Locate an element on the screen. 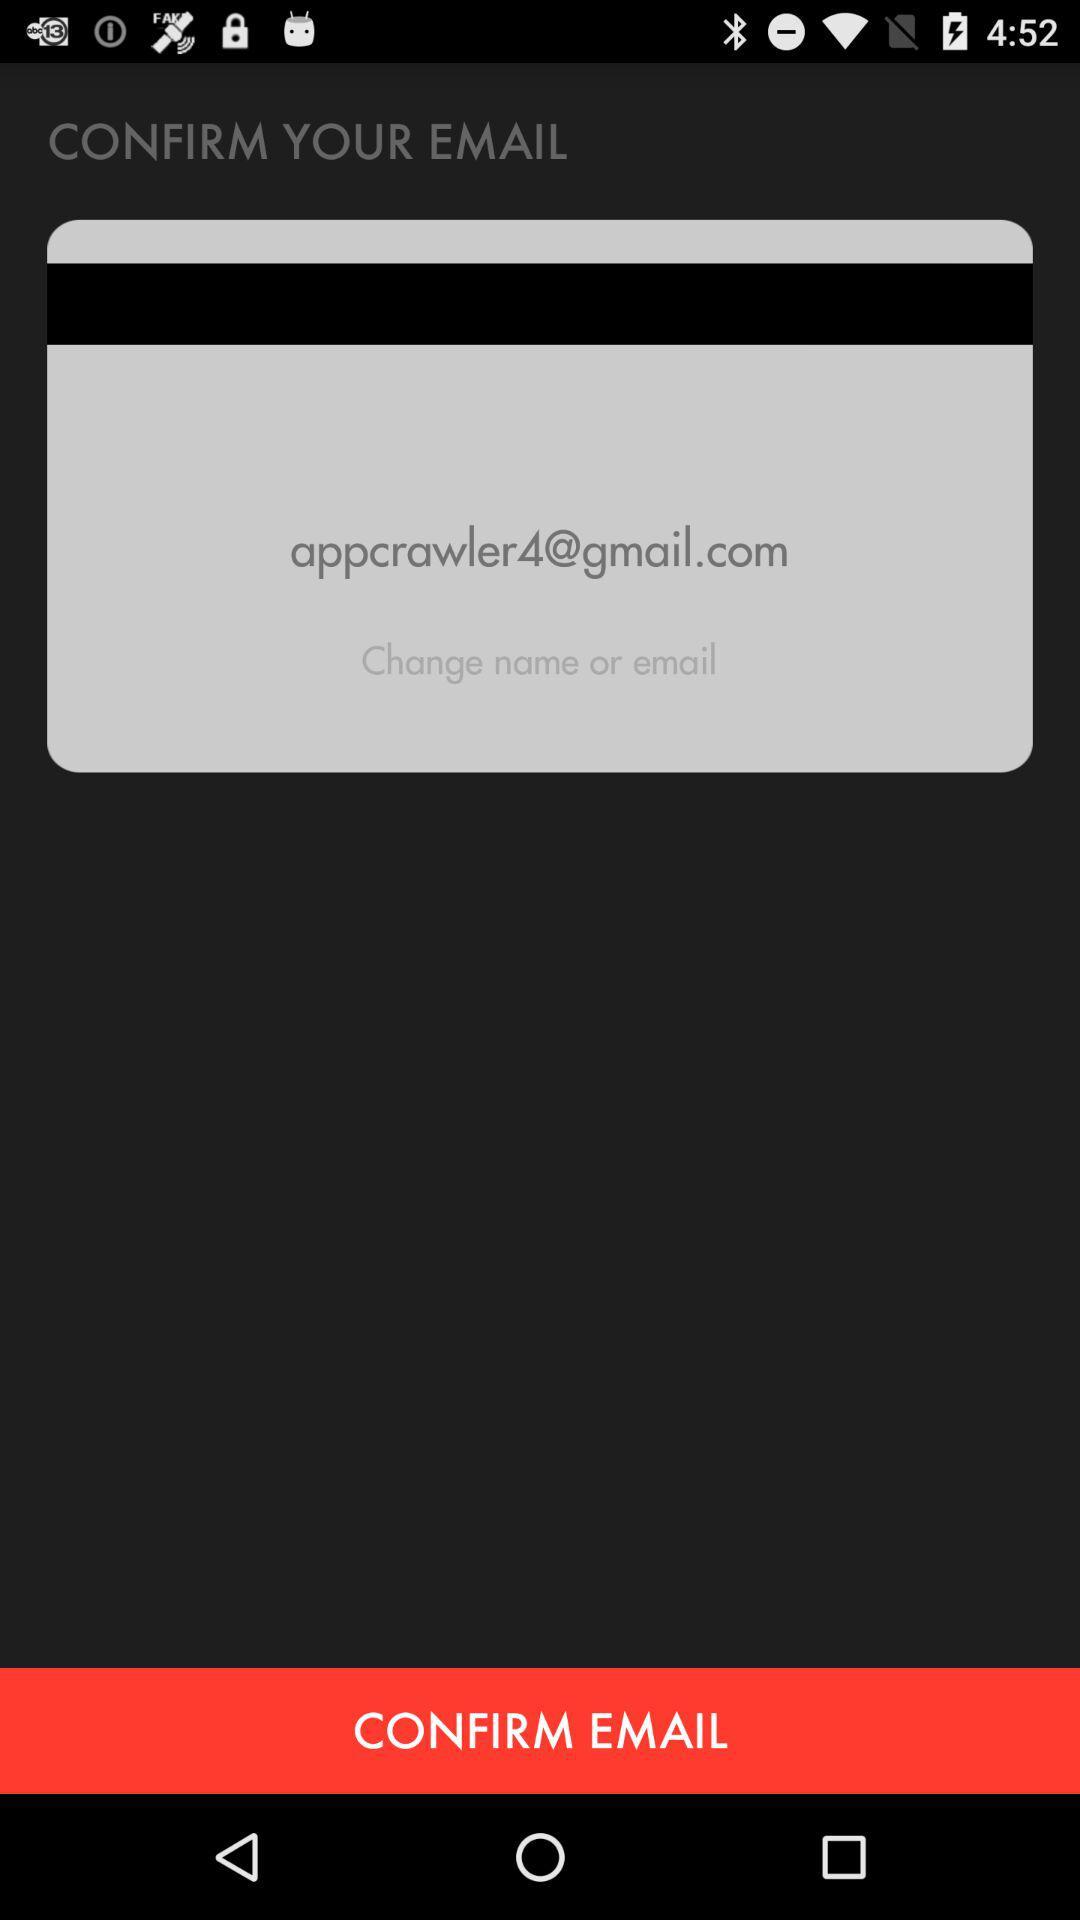  change name or item is located at coordinates (538, 660).